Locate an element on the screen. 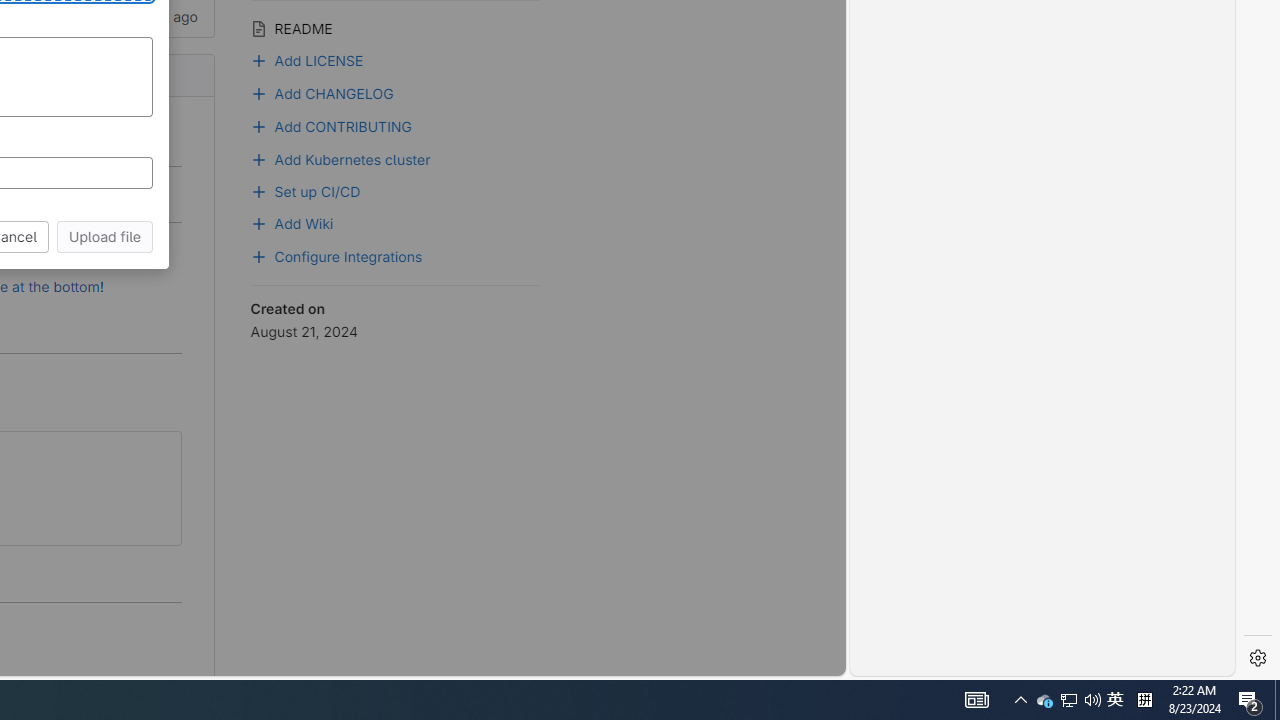 The image size is (1280, 720). 'Class: s16 icon gl-mr-3 gl-text-gray-500' is located at coordinates (258, 28).